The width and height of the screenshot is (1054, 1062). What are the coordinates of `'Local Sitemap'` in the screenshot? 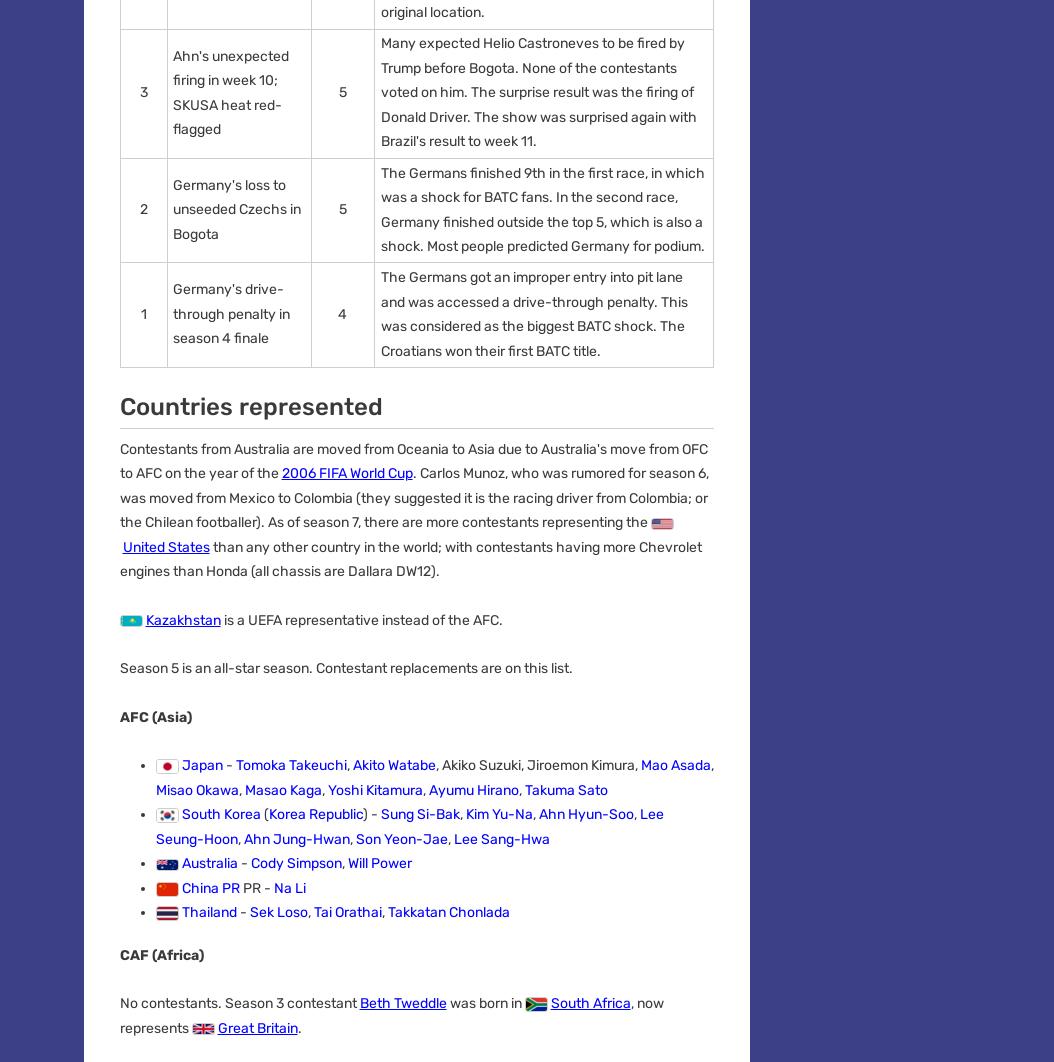 It's located at (476, 673).